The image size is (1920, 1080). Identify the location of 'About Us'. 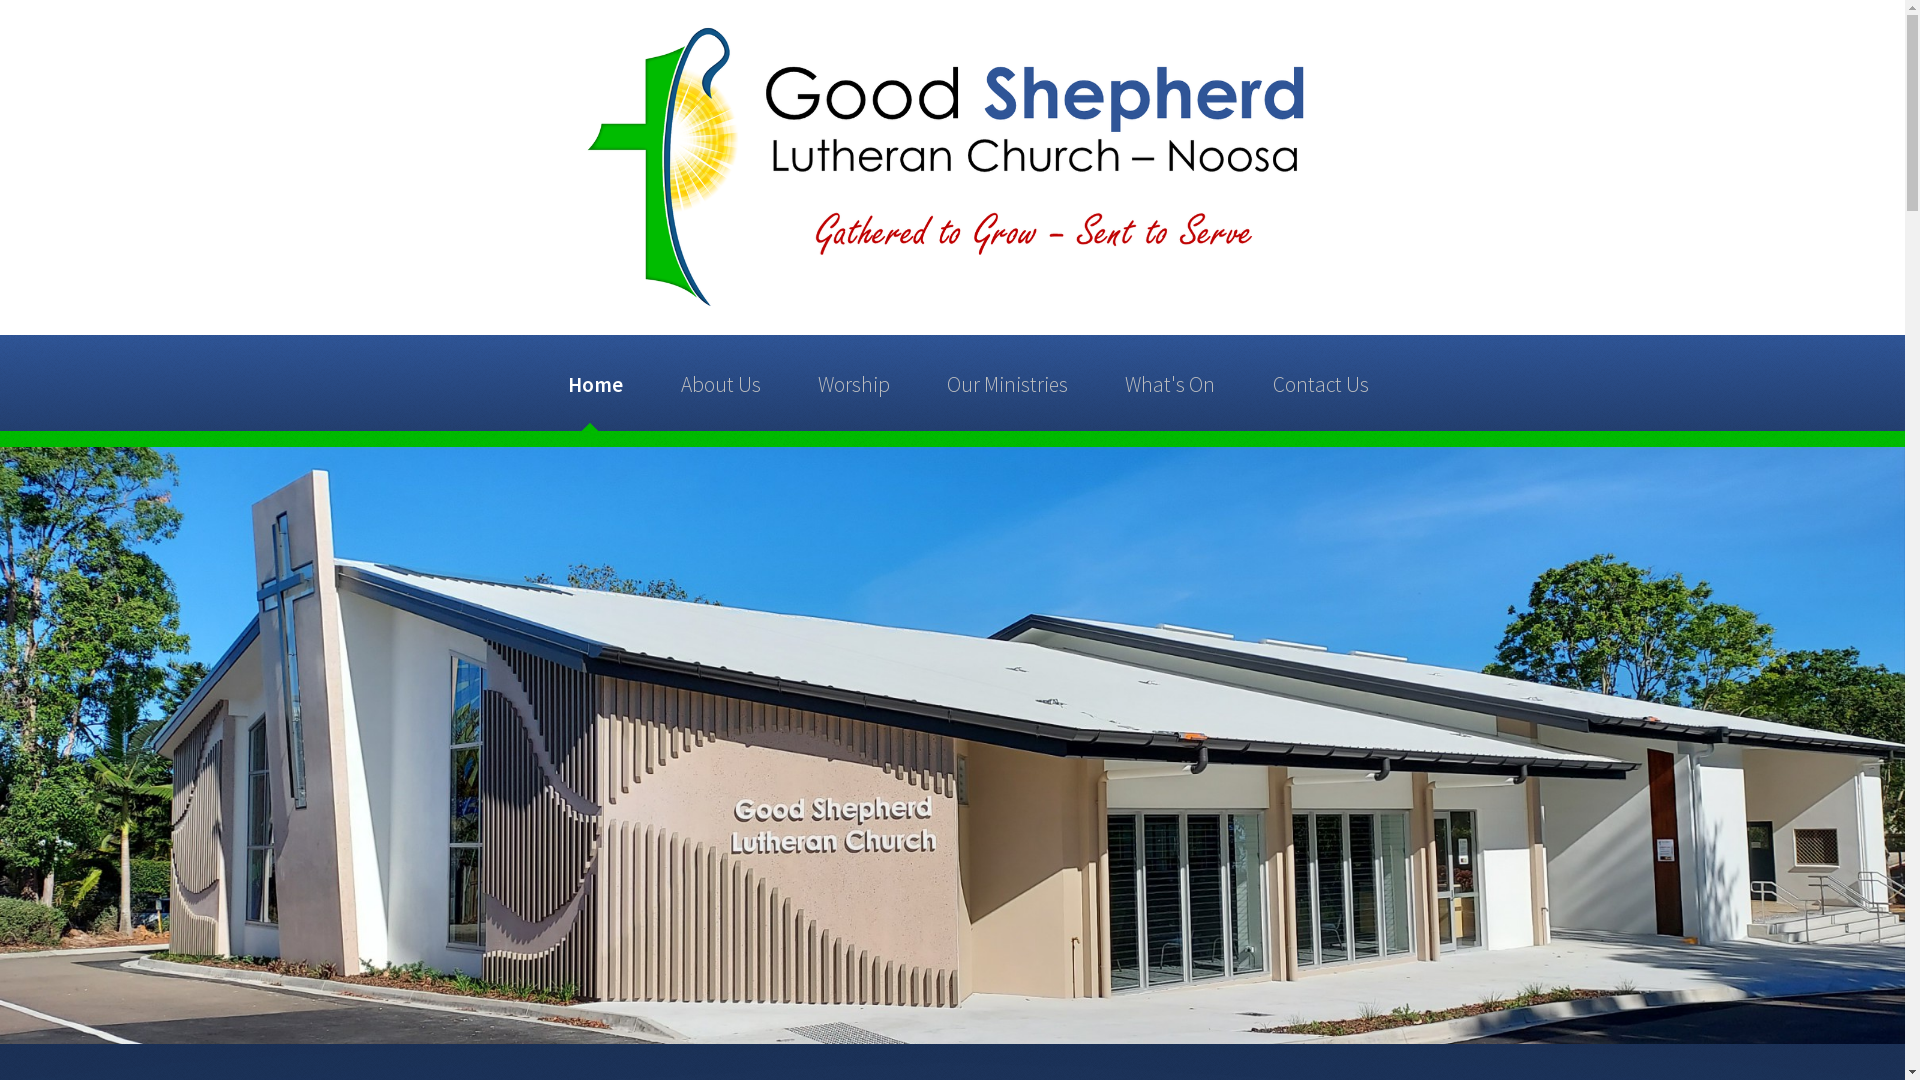
(670, 382).